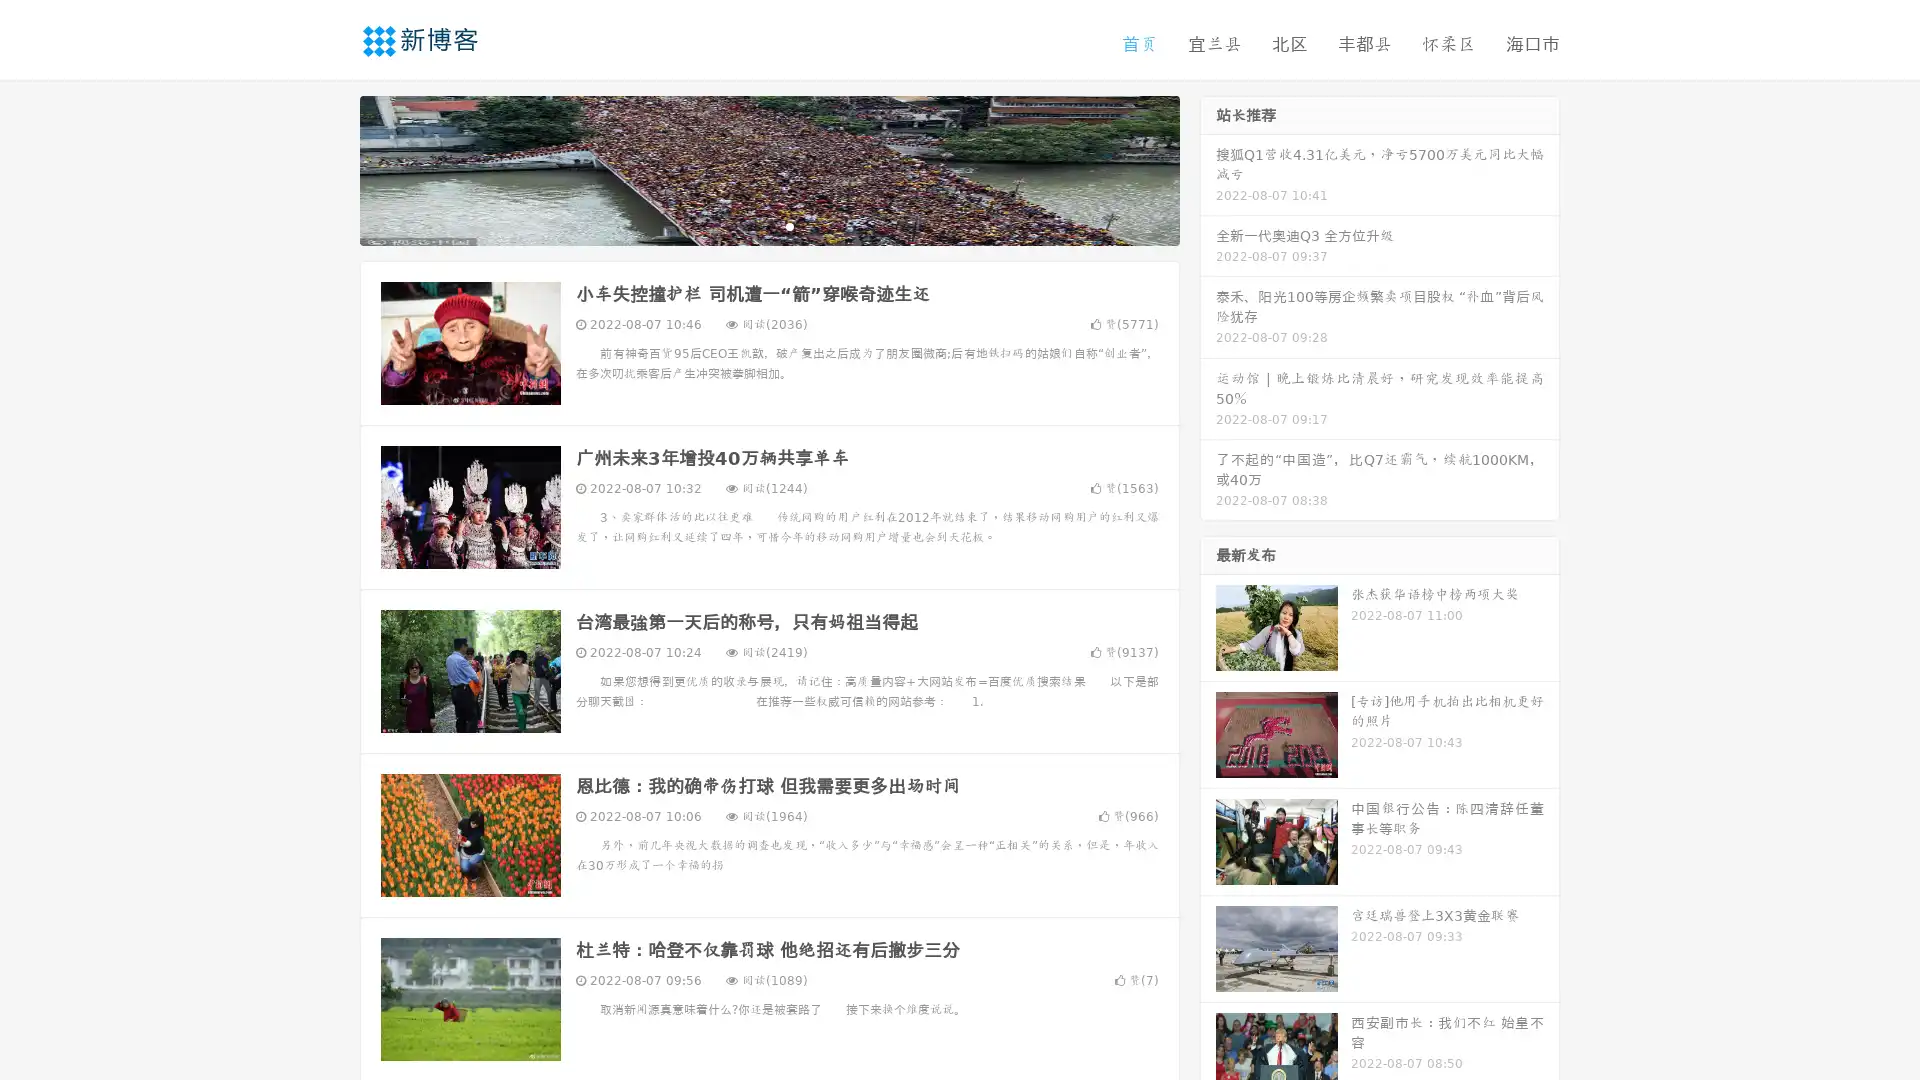 This screenshot has height=1080, width=1920. I want to click on Go to slide 2, so click(768, 225).